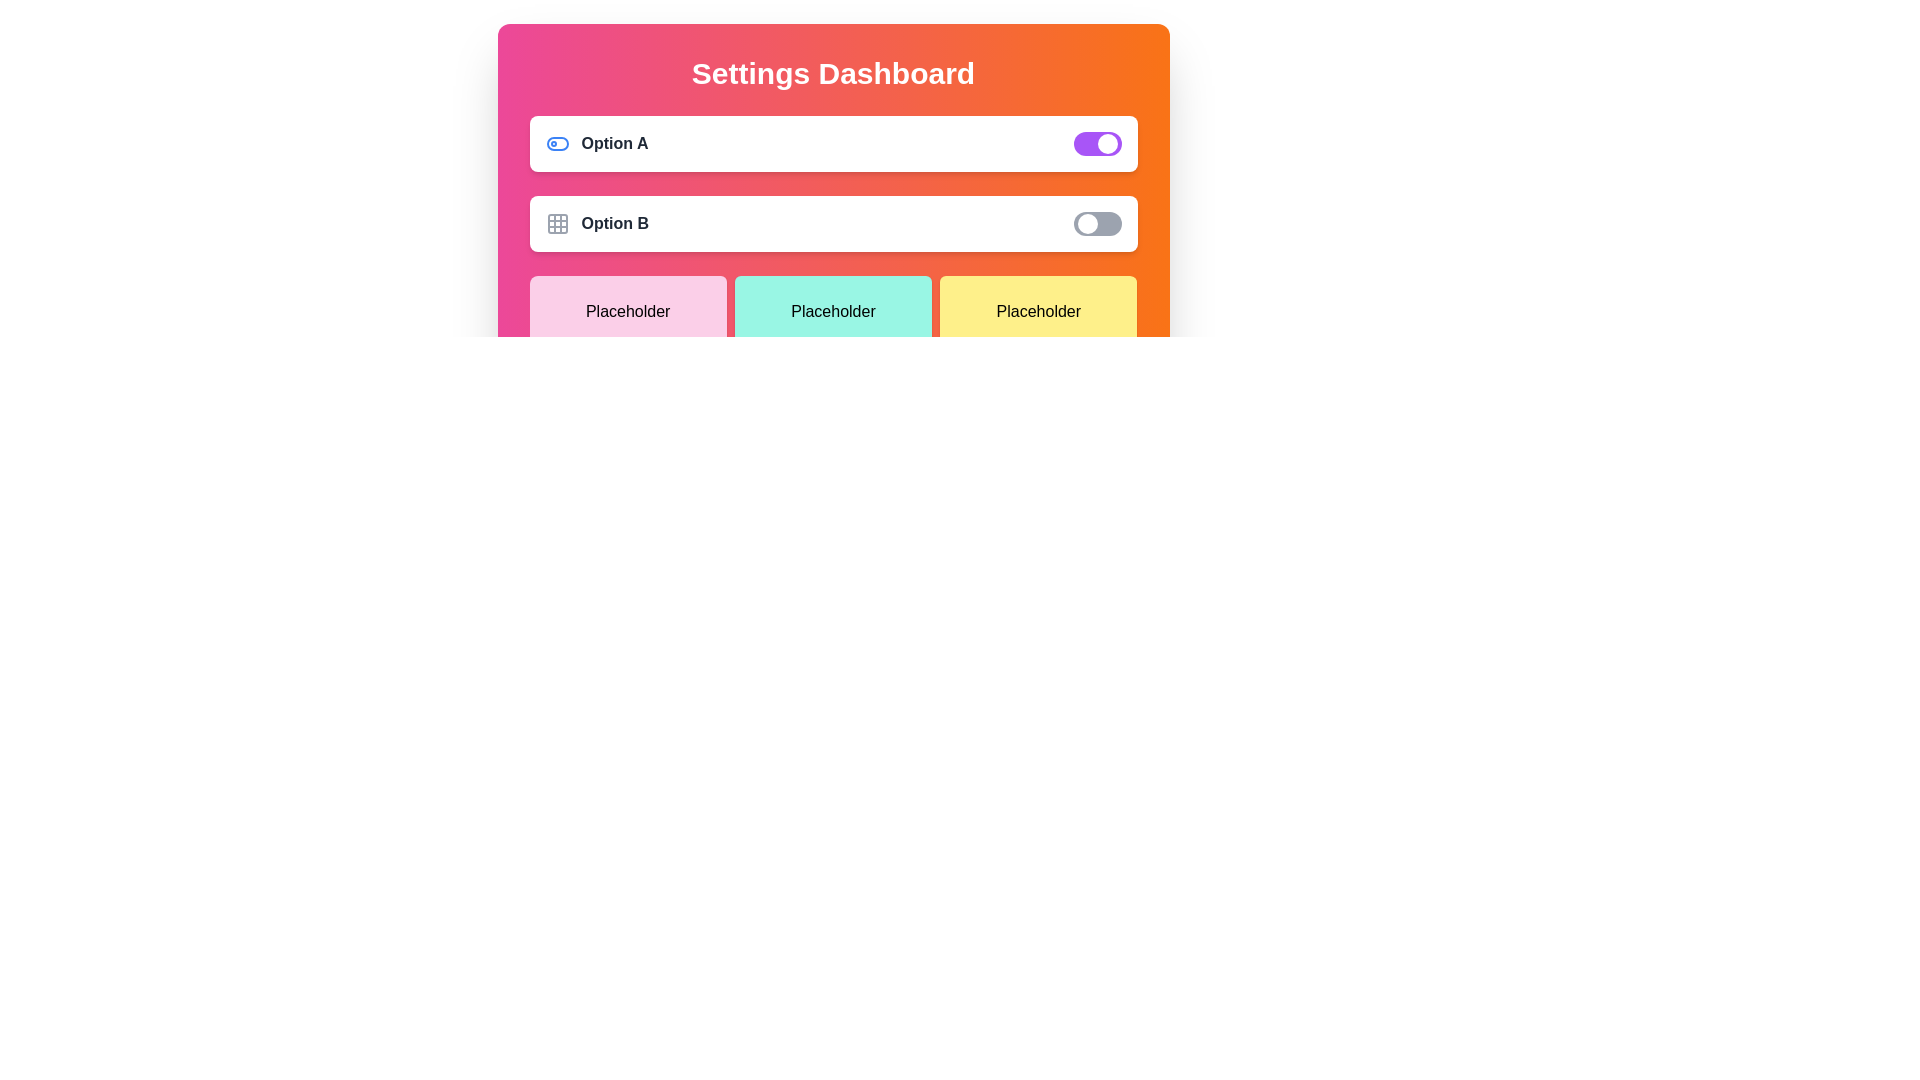  What do you see at coordinates (833, 312) in the screenshot?
I see `the middle card in the settings dashboard interface, which is a non-interactive placeholder among three horizontally aligned cards` at bounding box center [833, 312].